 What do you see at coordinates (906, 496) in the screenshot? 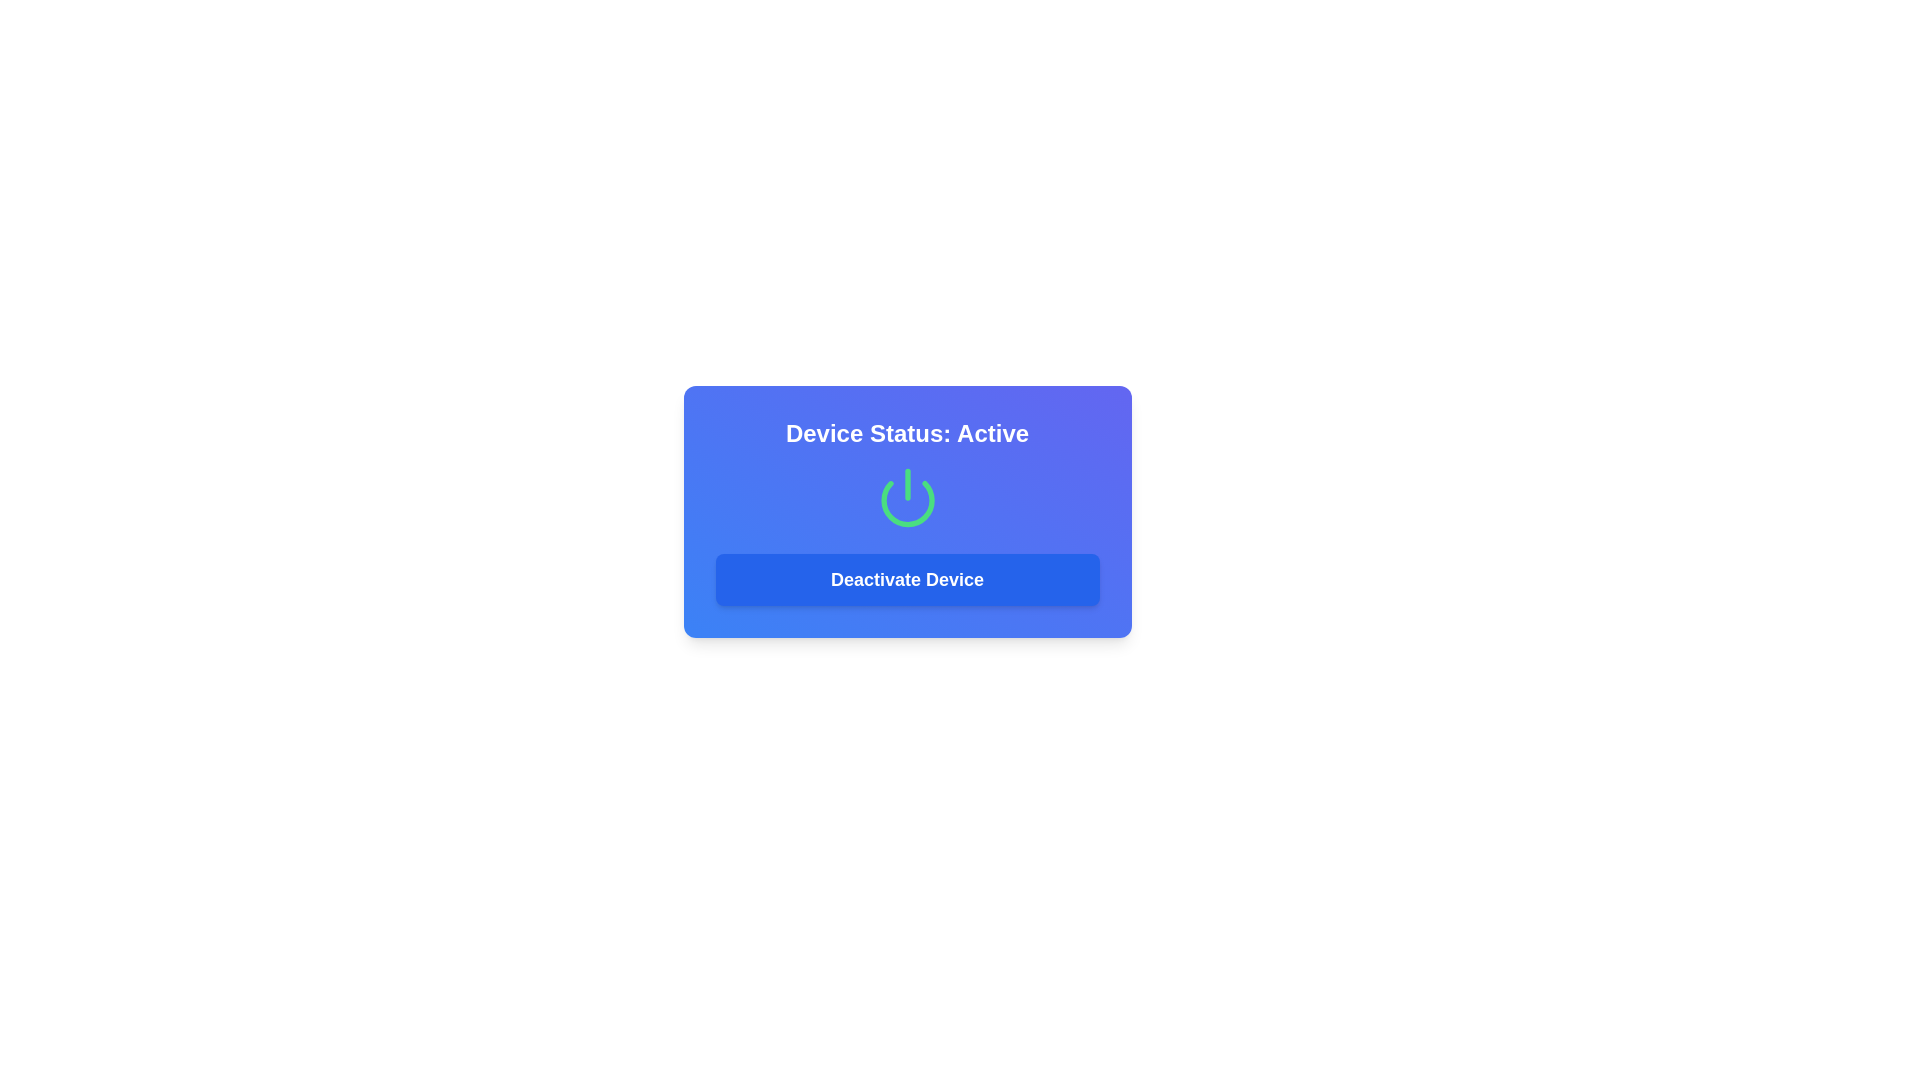
I see `the power on/off icon located beneath the text 'Device Status: Active' and above the 'Deactivate Device' button, which signifies the operational status of the device` at bounding box center [906, 496].